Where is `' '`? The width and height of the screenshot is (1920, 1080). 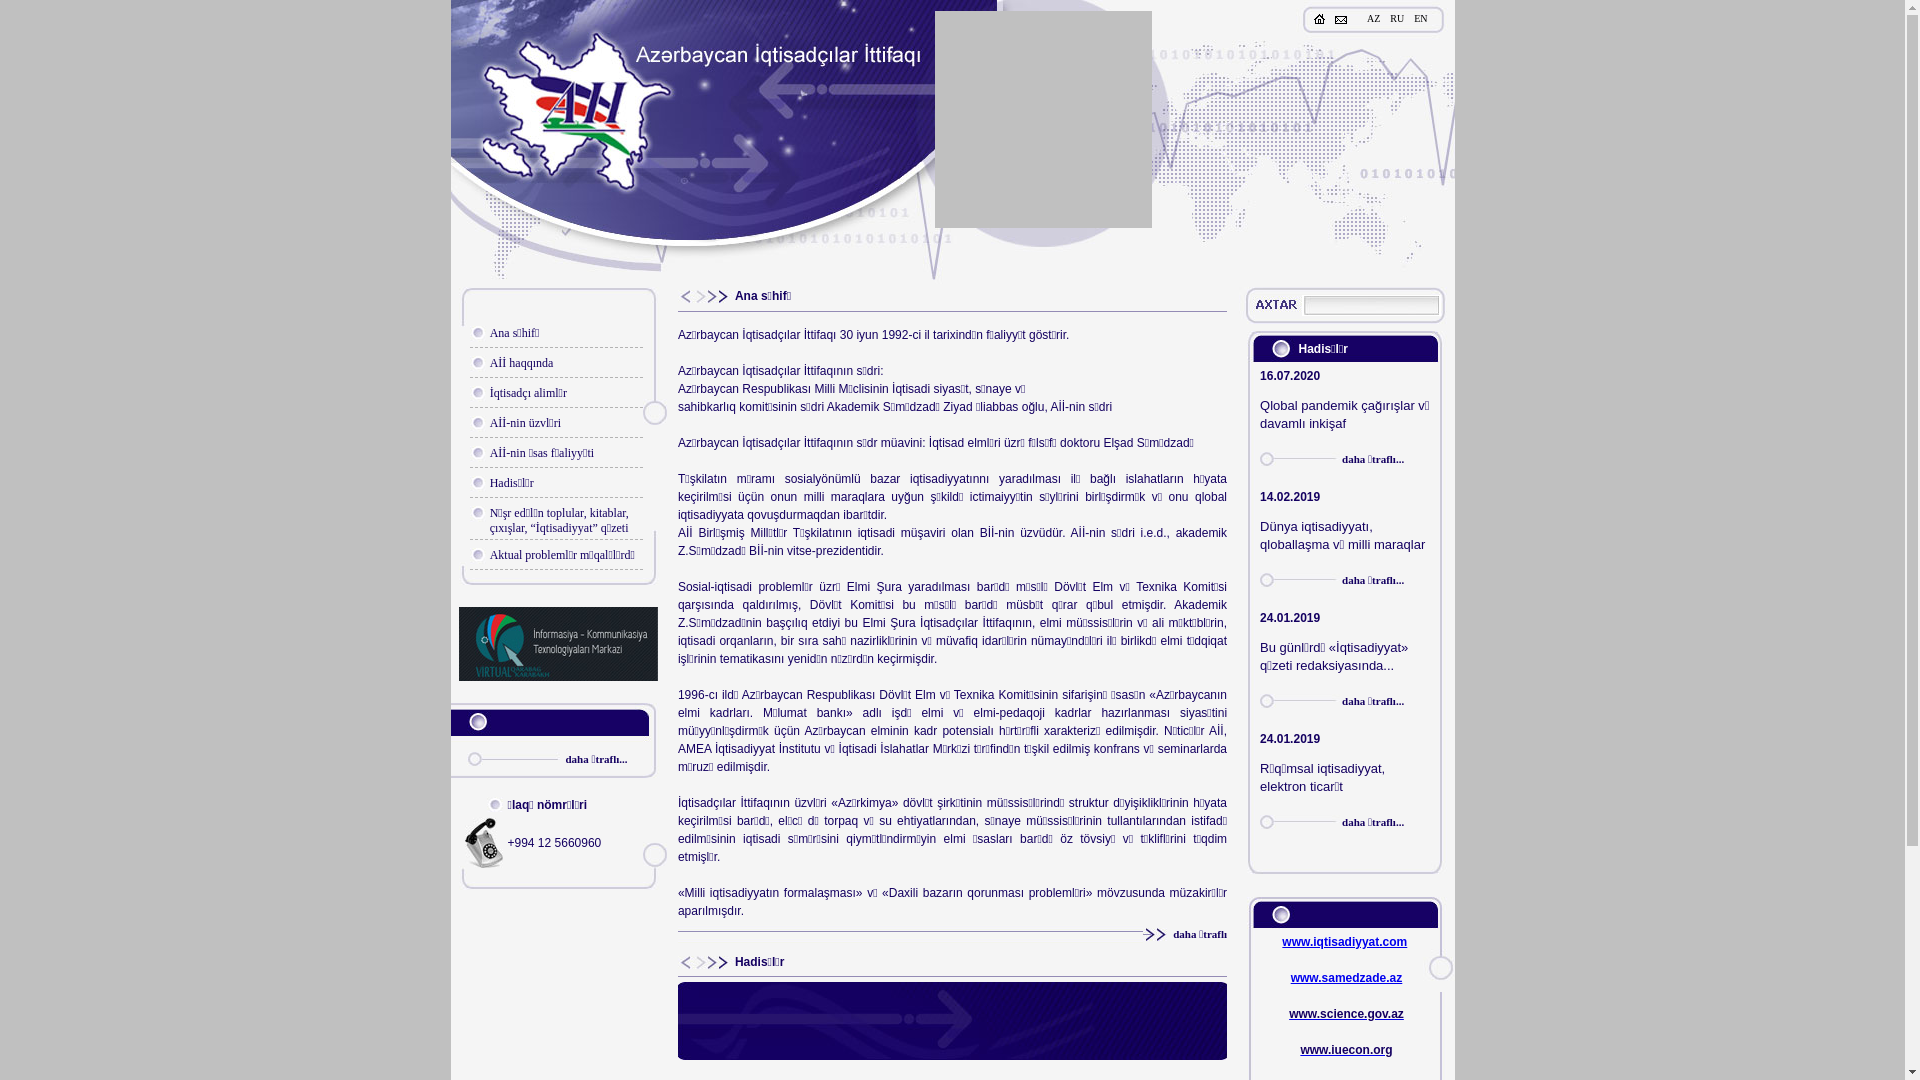 ' ' is located at coordinates (1275, 305).